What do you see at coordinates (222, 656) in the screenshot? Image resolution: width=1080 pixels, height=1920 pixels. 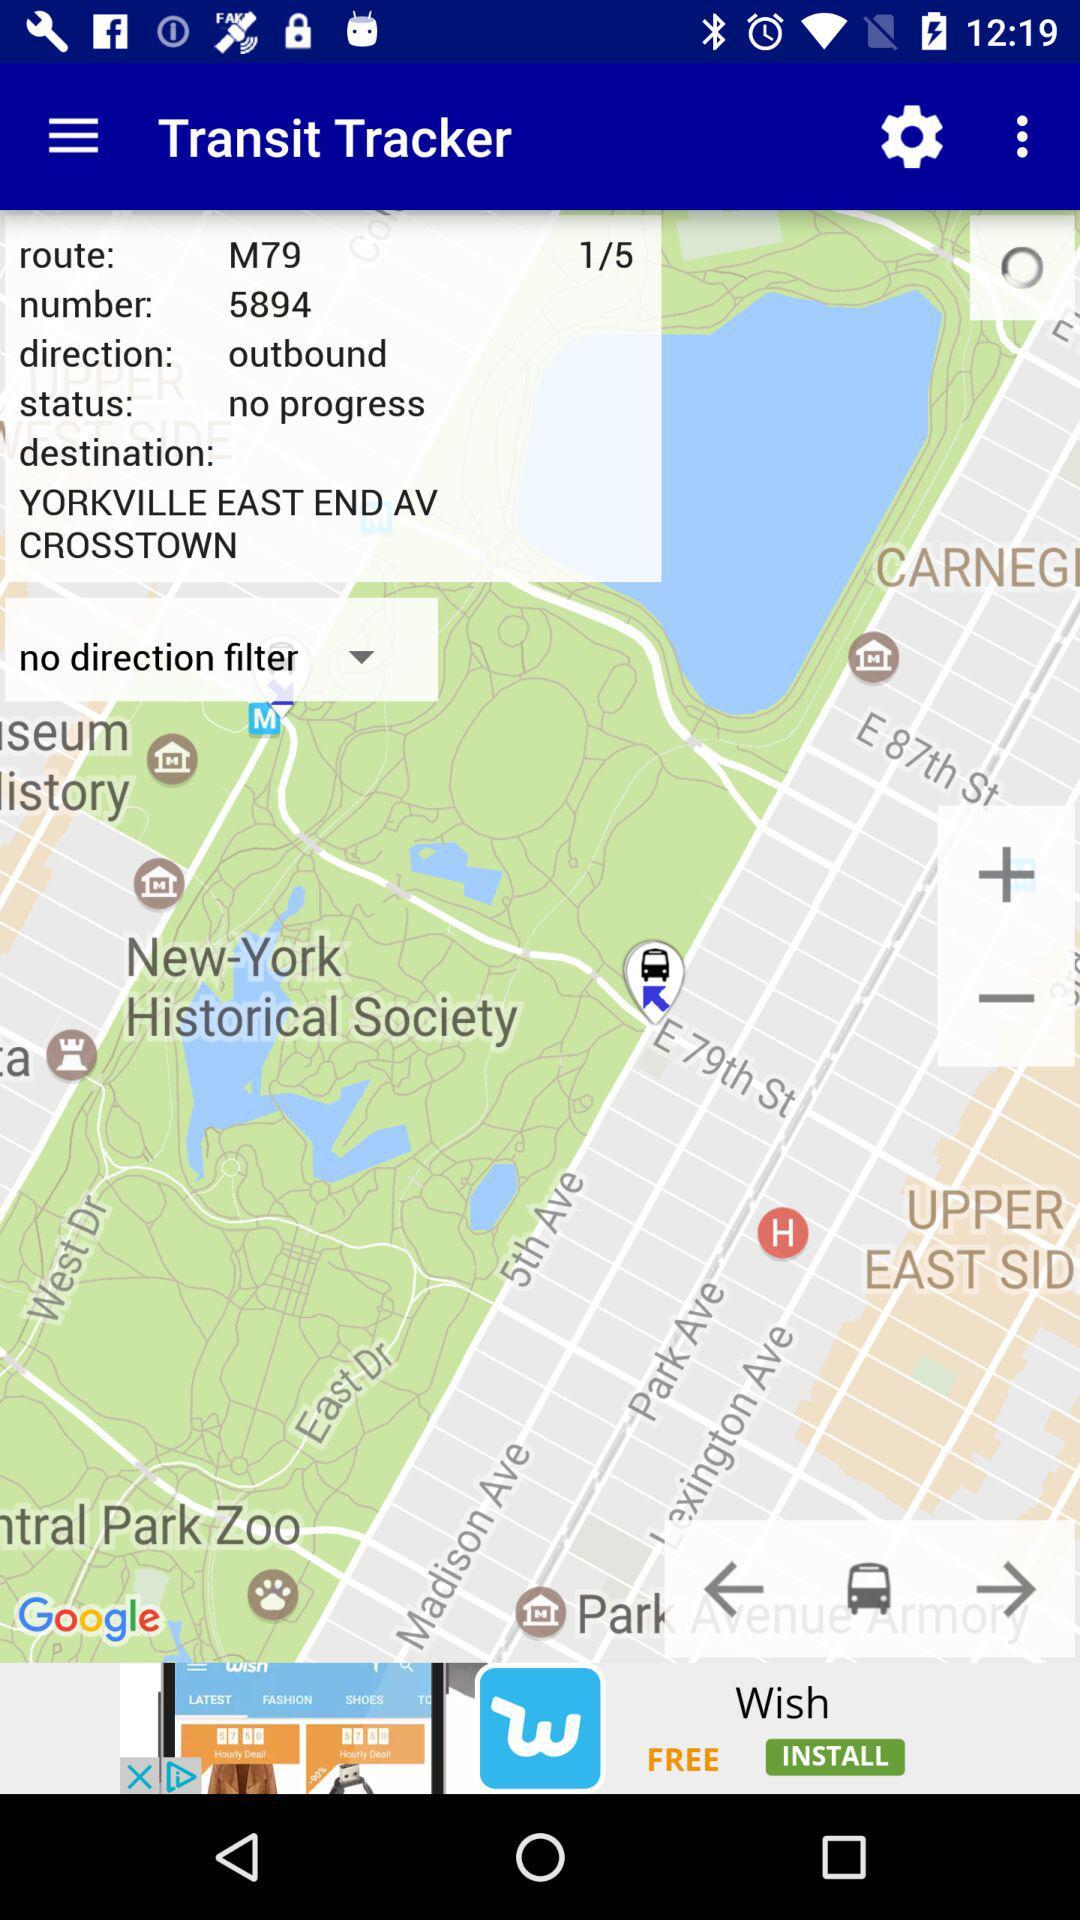 I see `tab no direction filter` at bounding box center [222, 656].